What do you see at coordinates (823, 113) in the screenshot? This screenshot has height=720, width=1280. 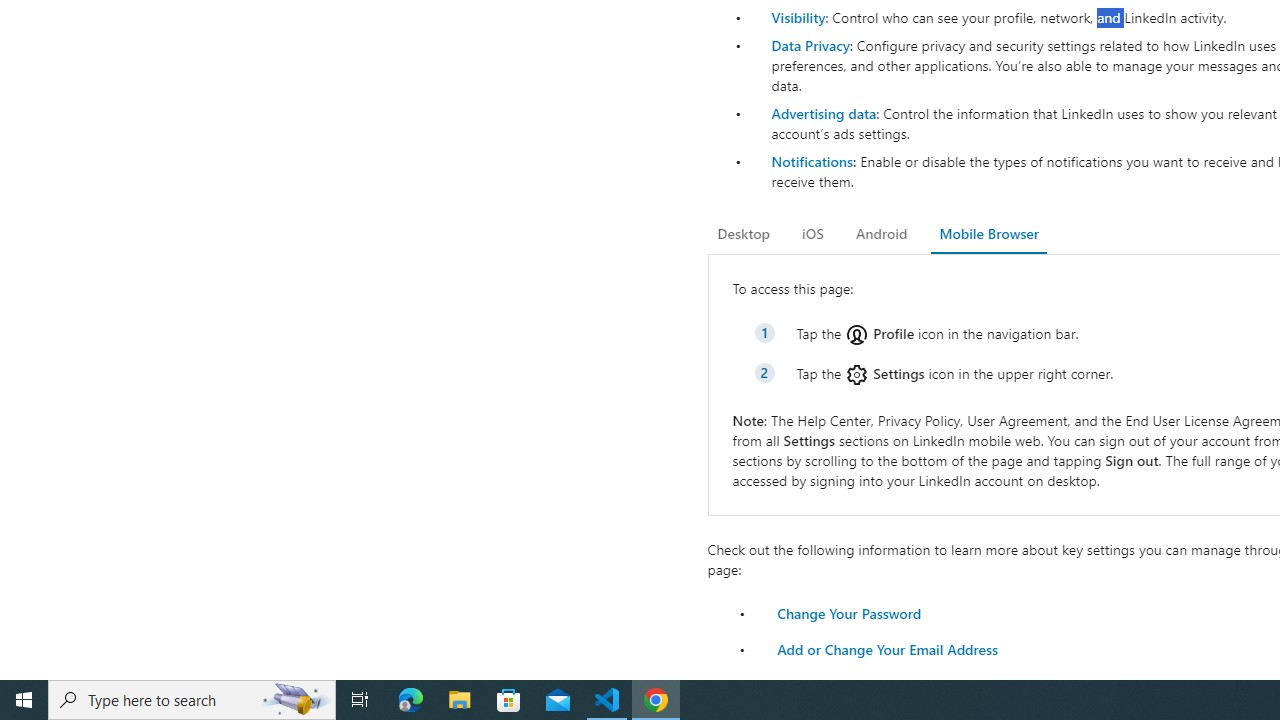 I see `'Advertising data'` at bounding box center [823, 113].